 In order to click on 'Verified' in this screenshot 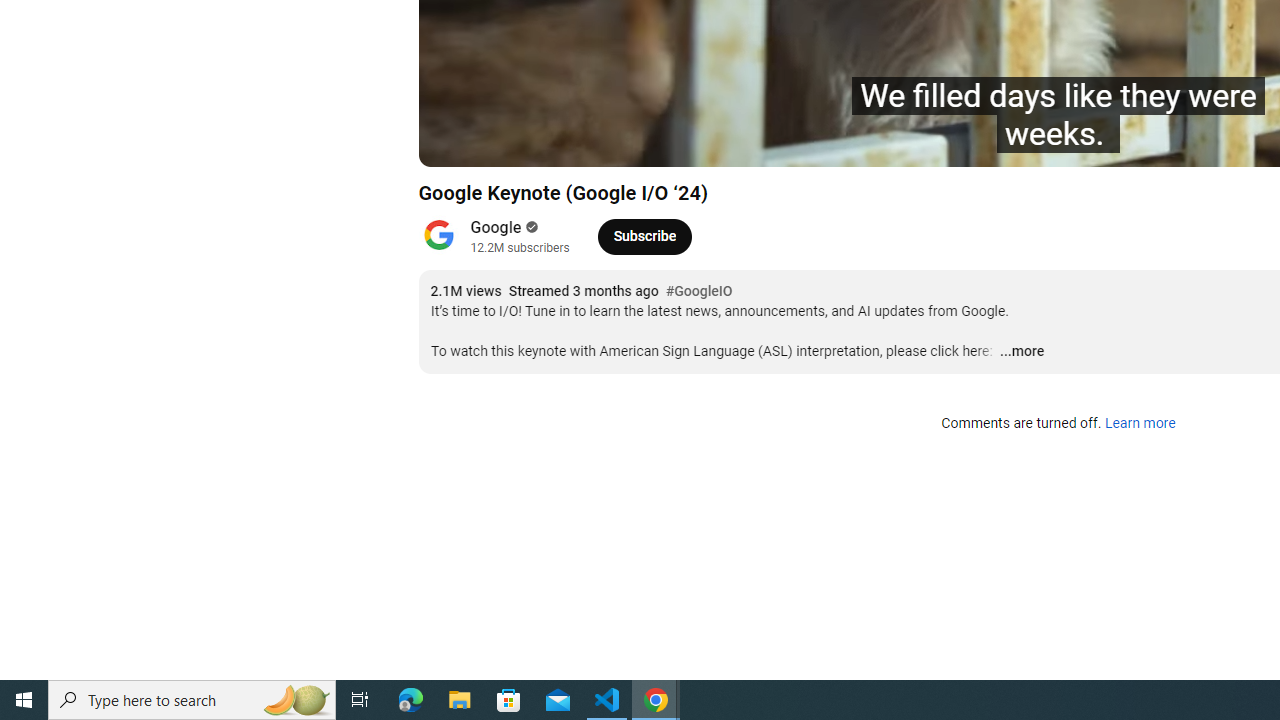, I will do `click(530, 226)`.